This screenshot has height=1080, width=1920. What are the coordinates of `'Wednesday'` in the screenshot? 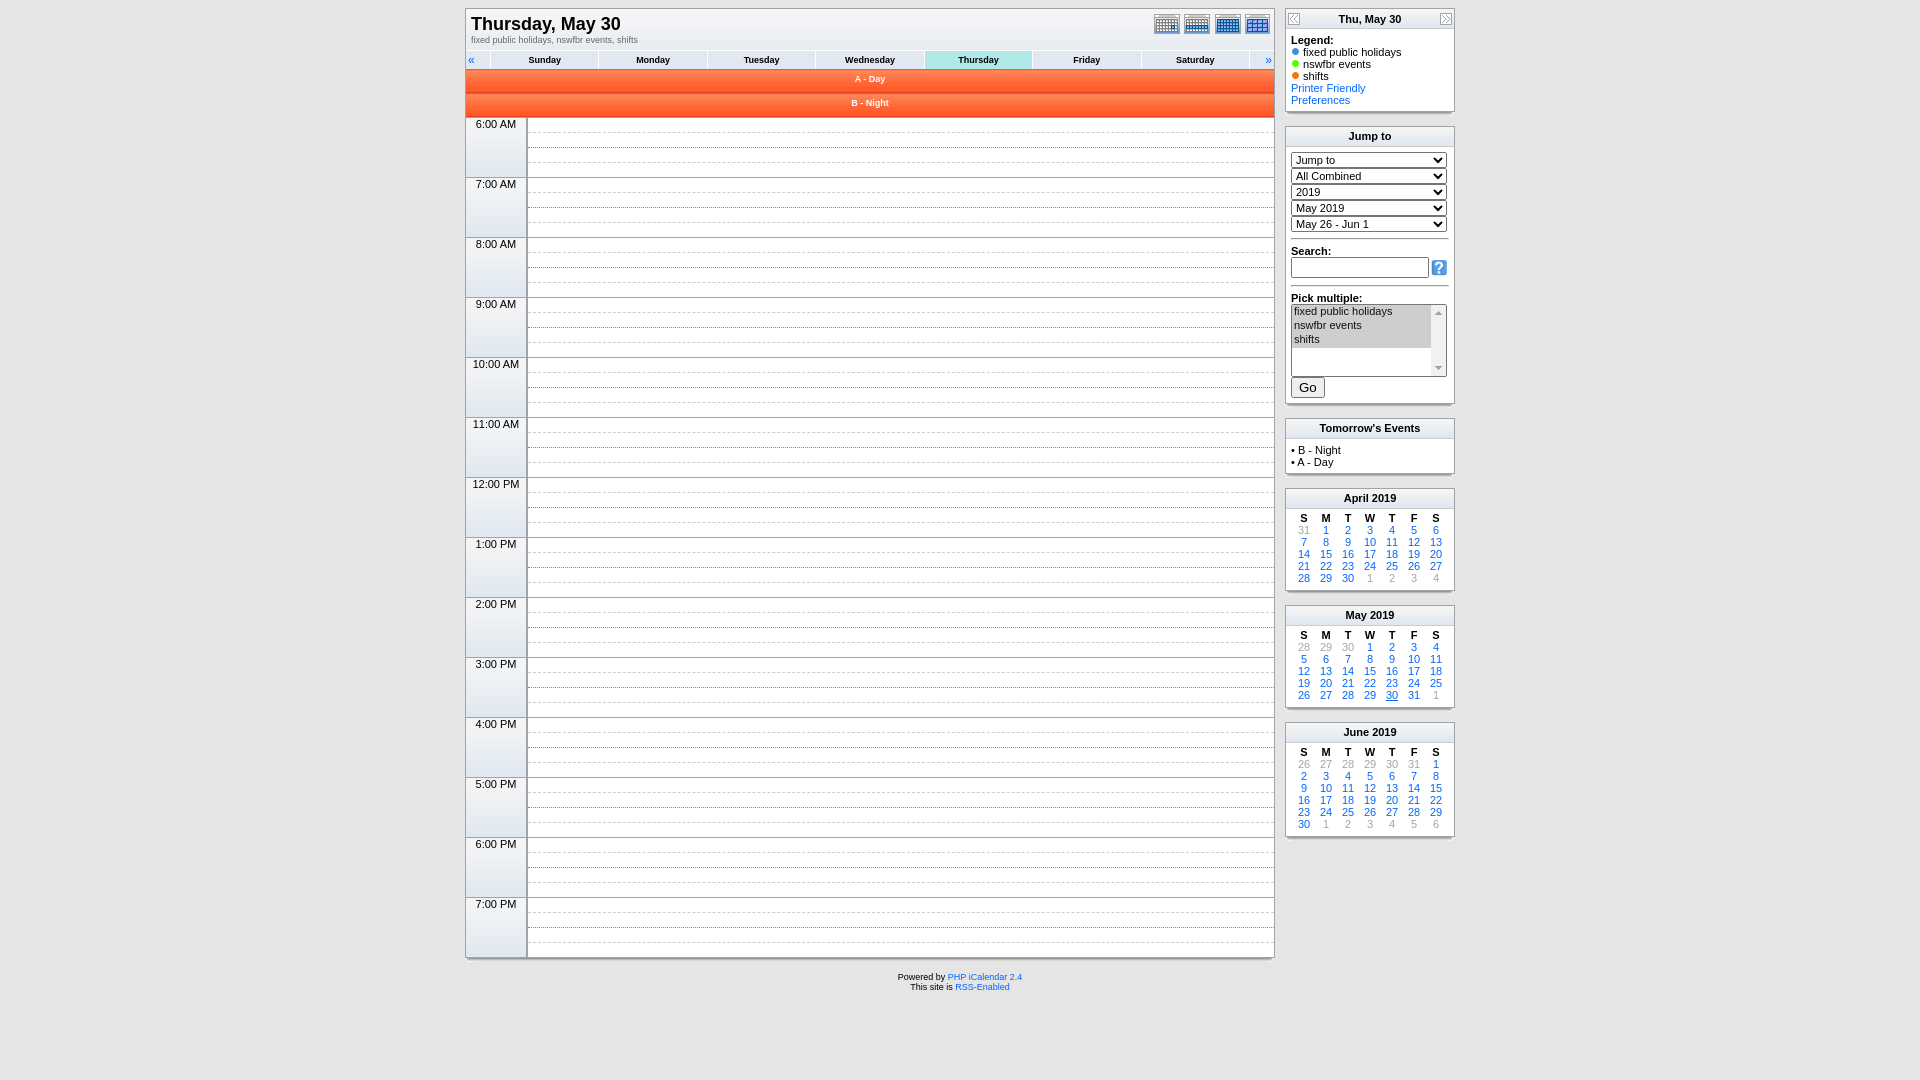 It's located at (869, 59).